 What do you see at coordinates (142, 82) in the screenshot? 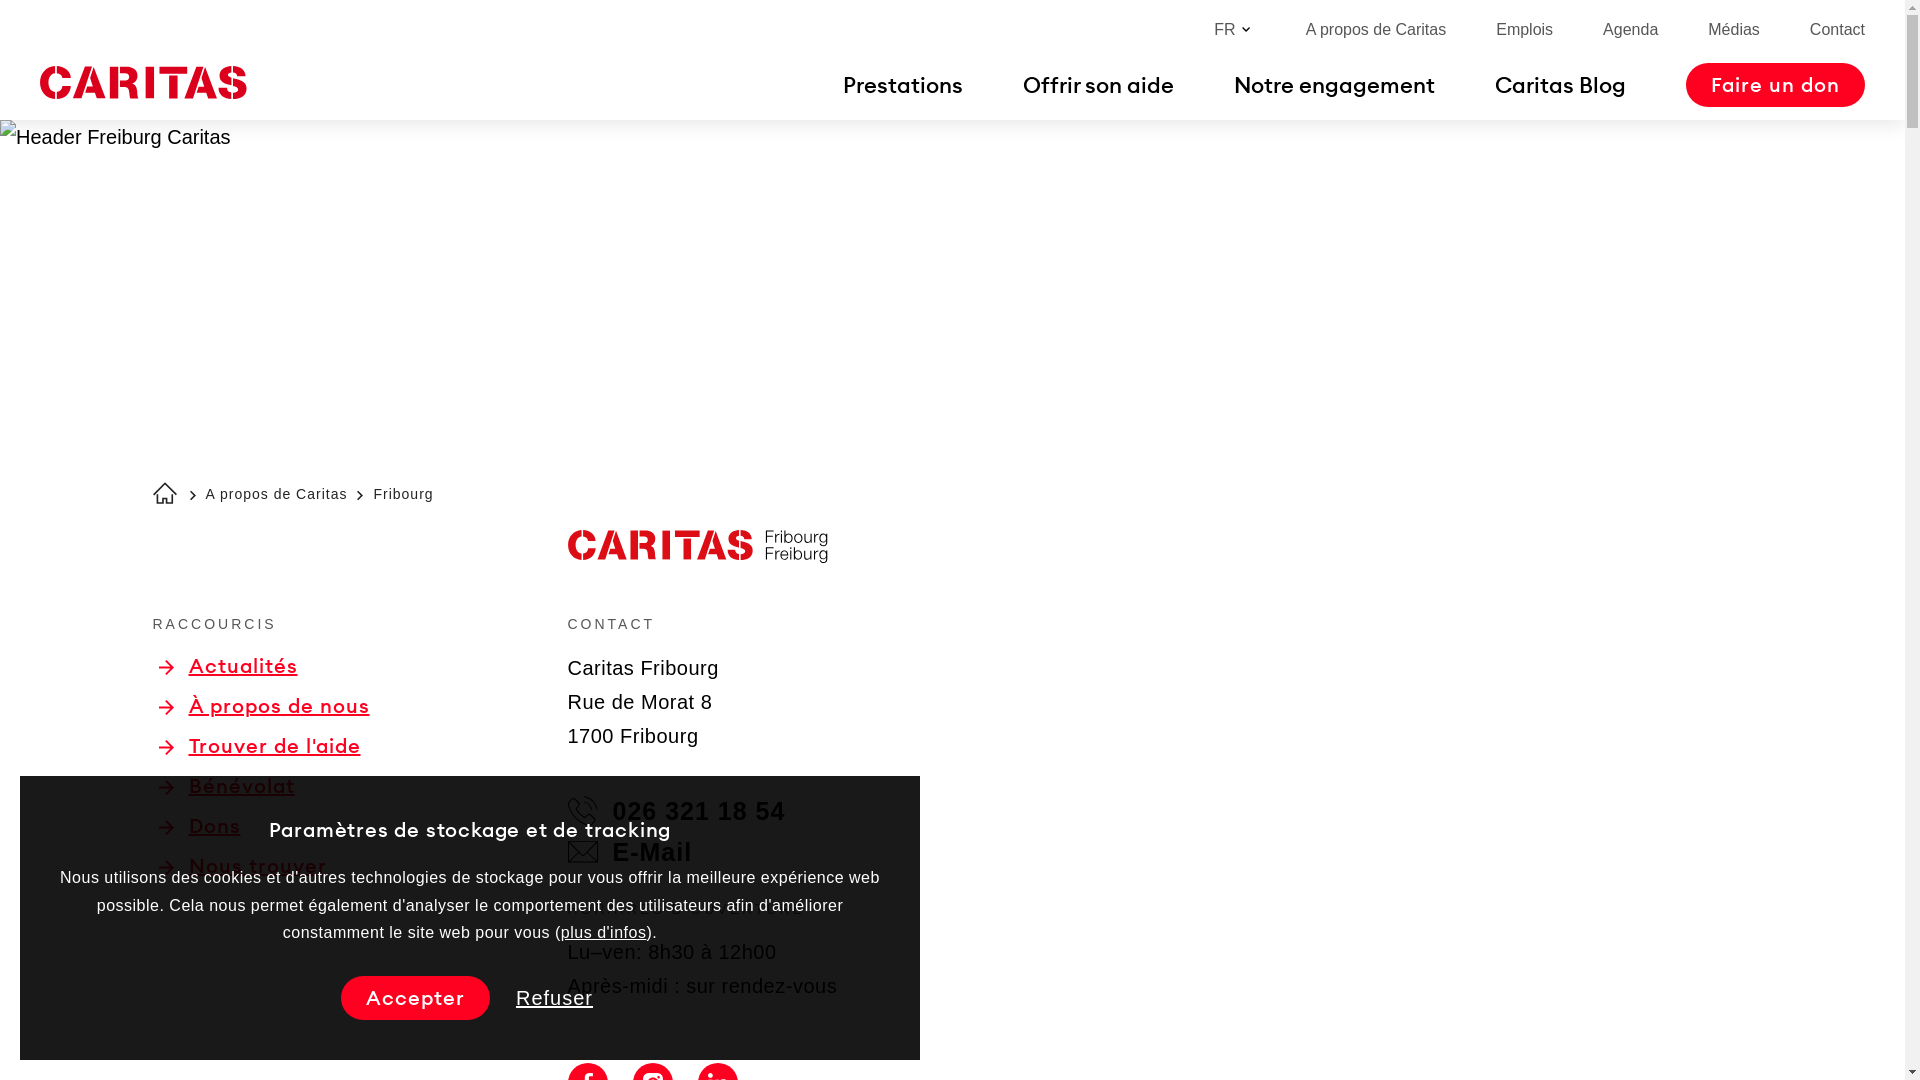
I see `'Page d'accueil'` at bounding box center [142, 82].